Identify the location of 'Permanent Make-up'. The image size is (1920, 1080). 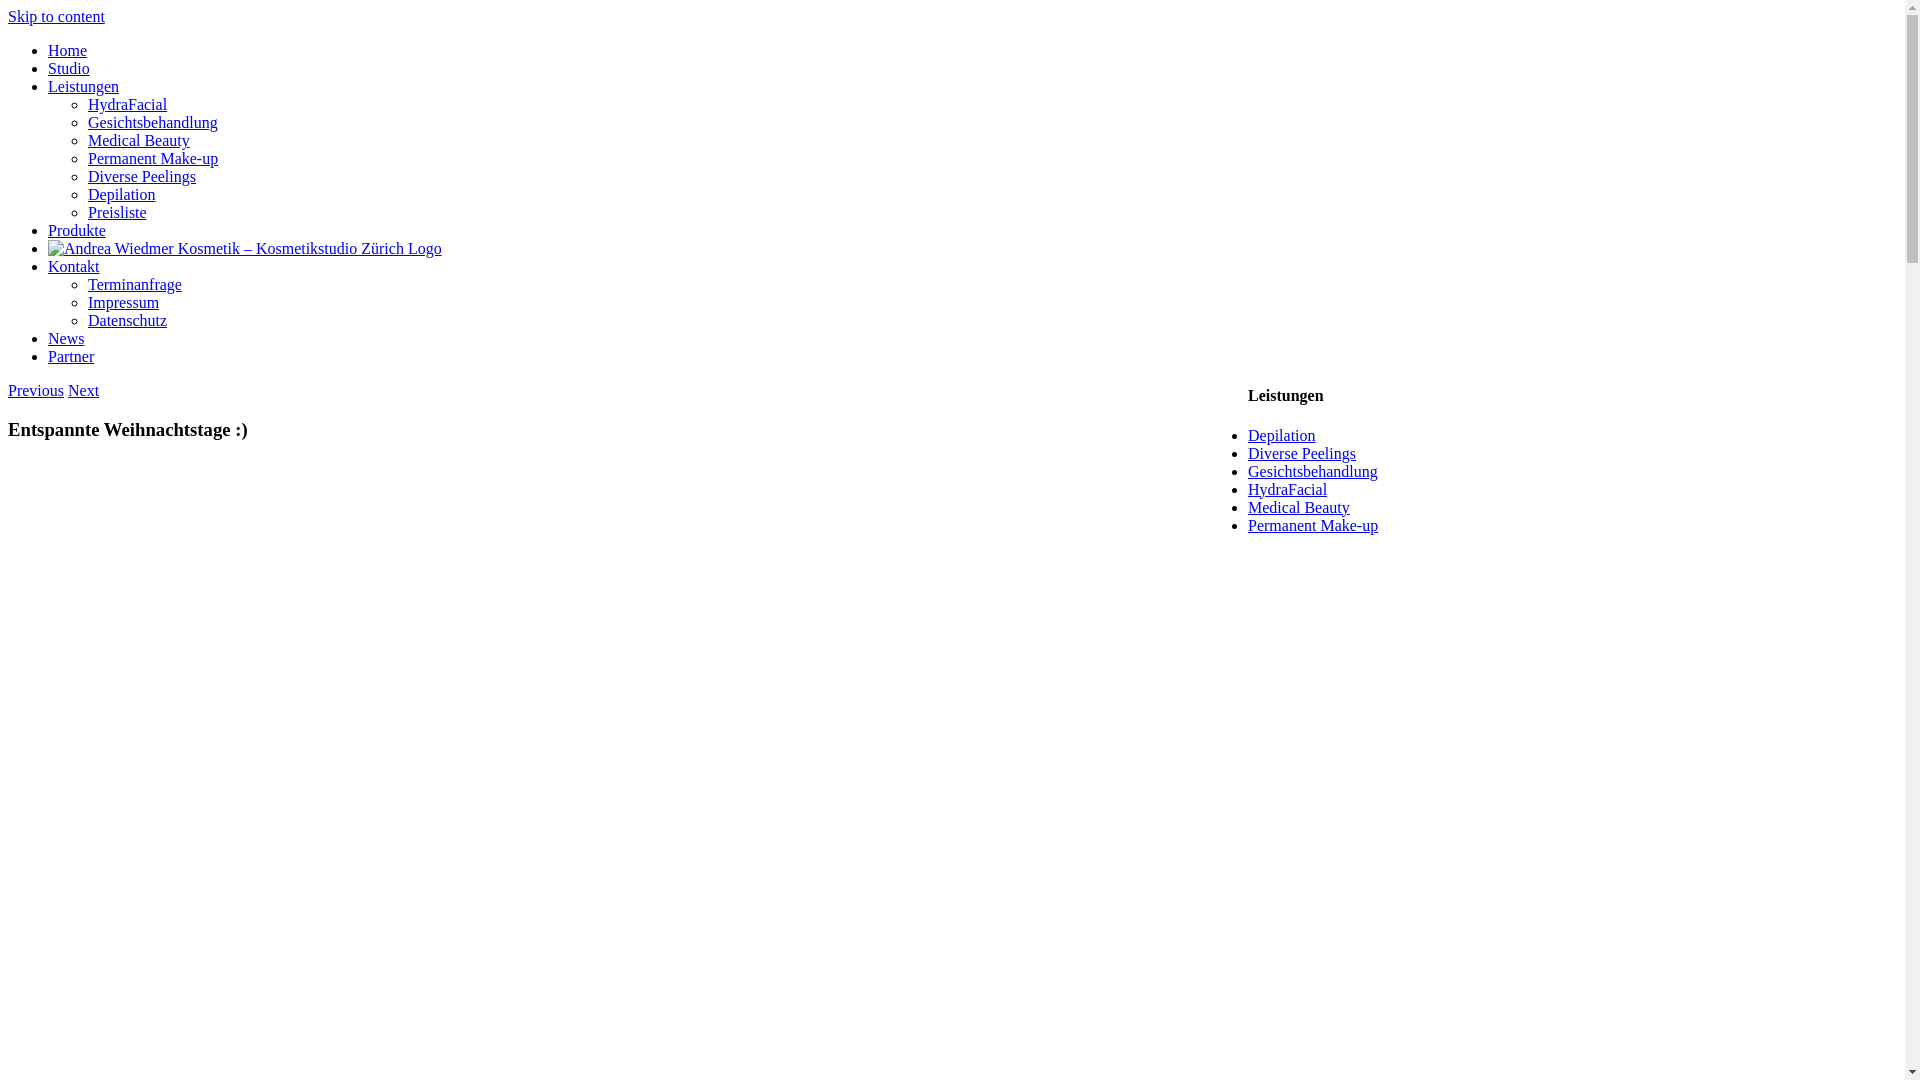
(1313, 524).